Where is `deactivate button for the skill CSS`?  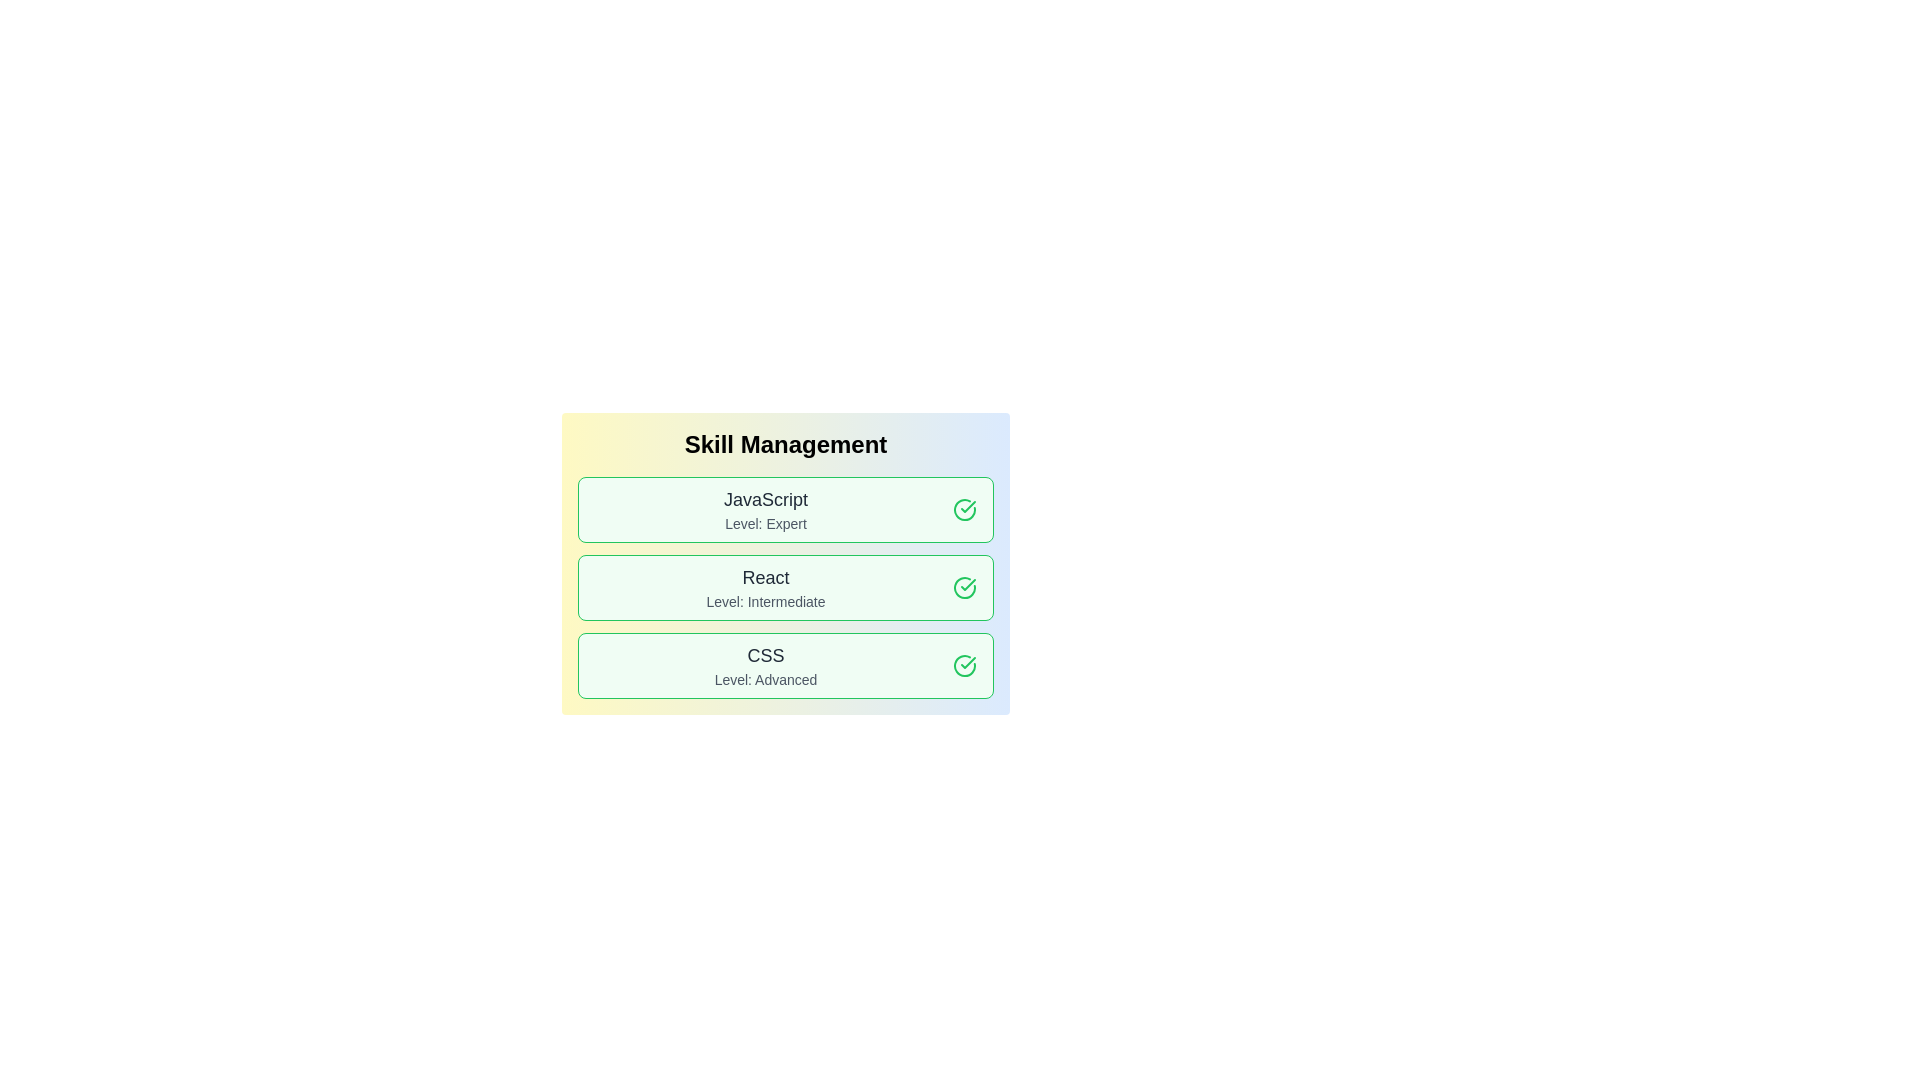 deactivate button for the skill CSS is located at coordinates (964, 666).